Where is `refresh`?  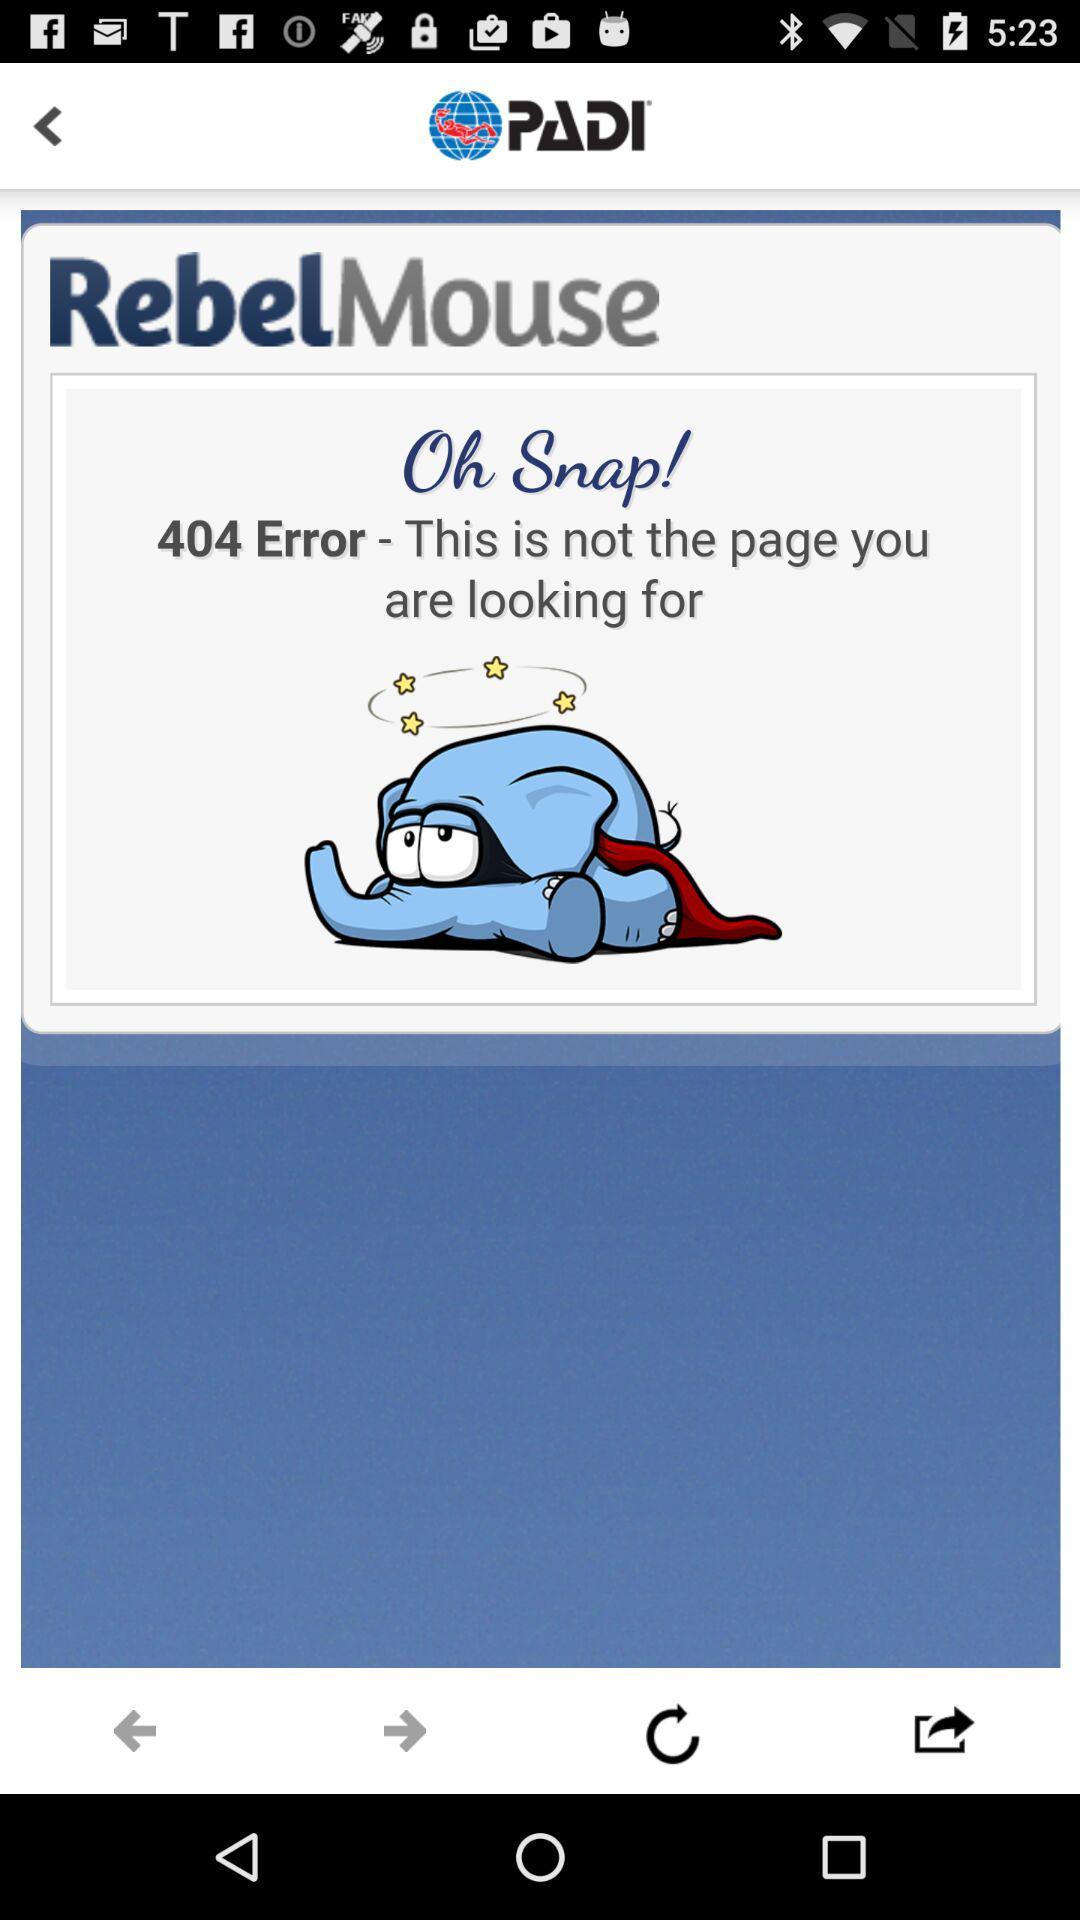
refresh is located at coordinates (675, 1730).